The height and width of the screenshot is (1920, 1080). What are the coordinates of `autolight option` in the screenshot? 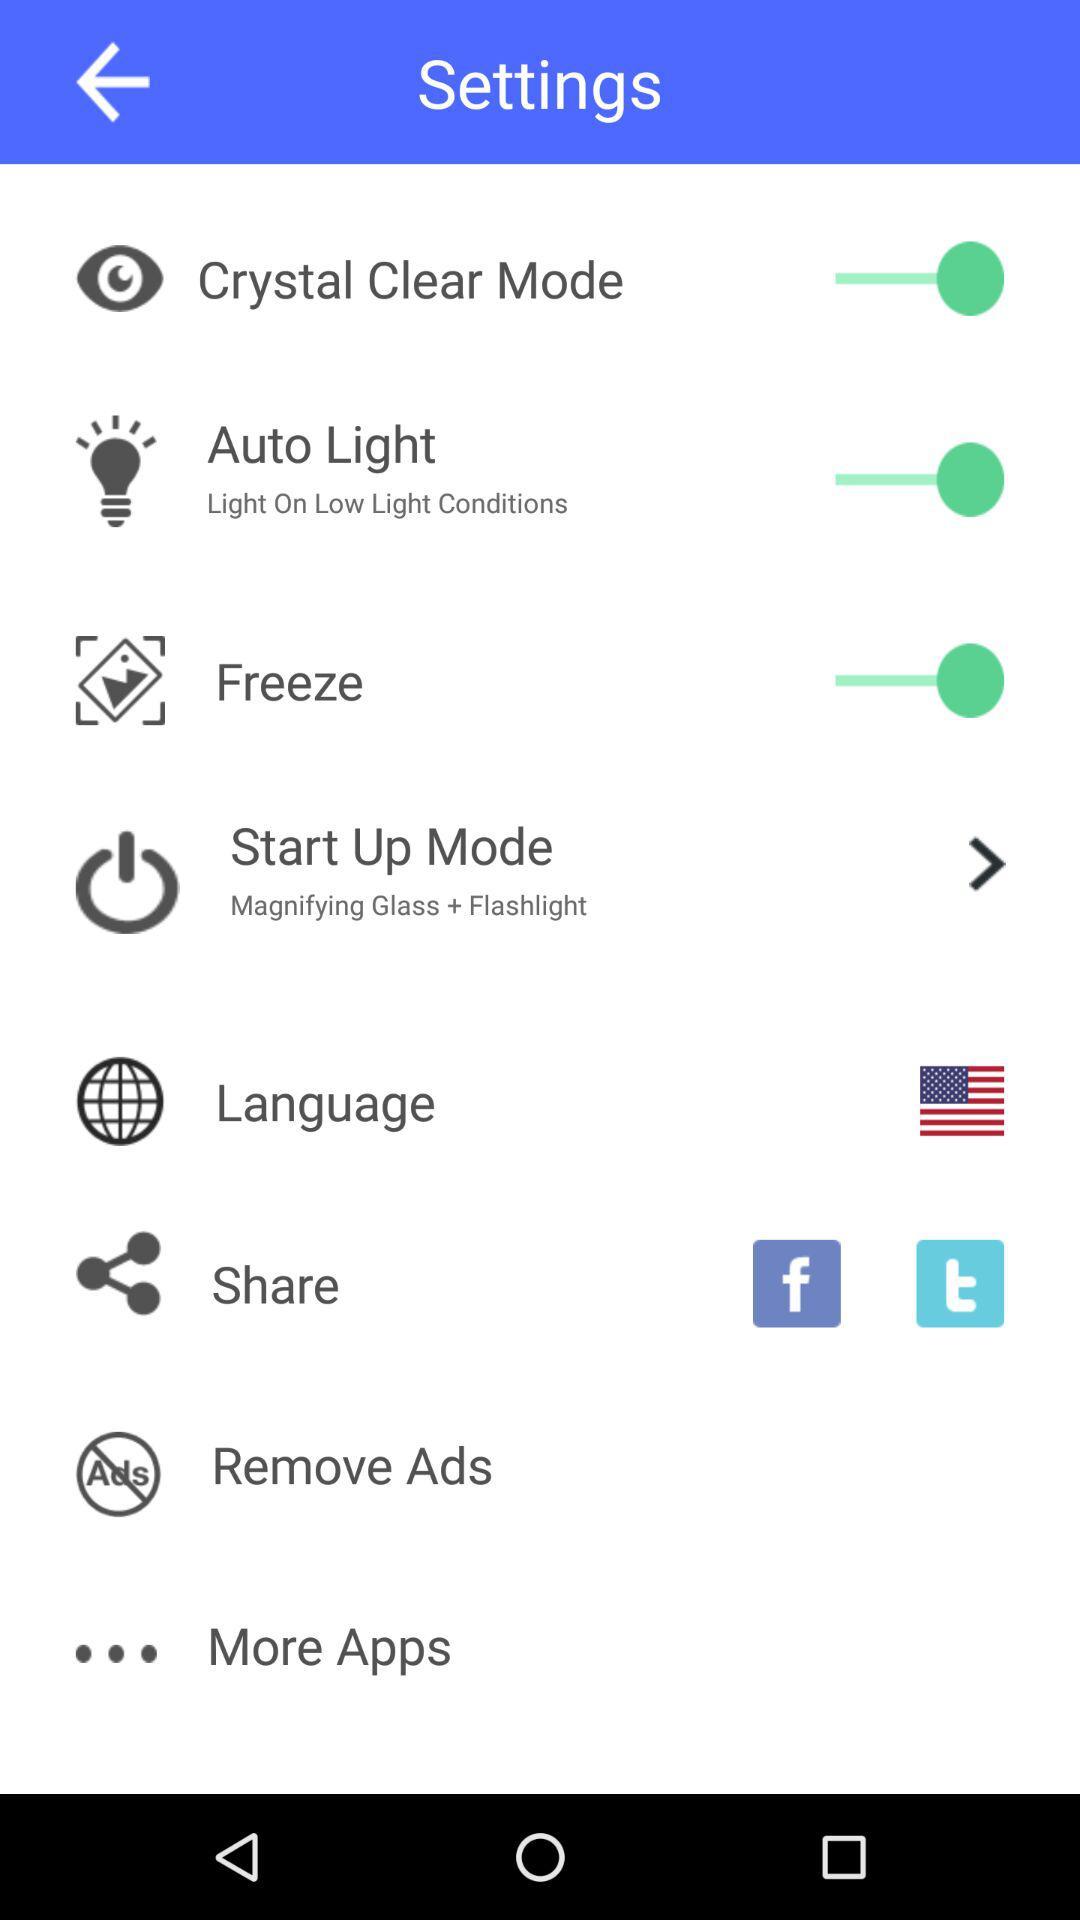 It's located at (919, 478).